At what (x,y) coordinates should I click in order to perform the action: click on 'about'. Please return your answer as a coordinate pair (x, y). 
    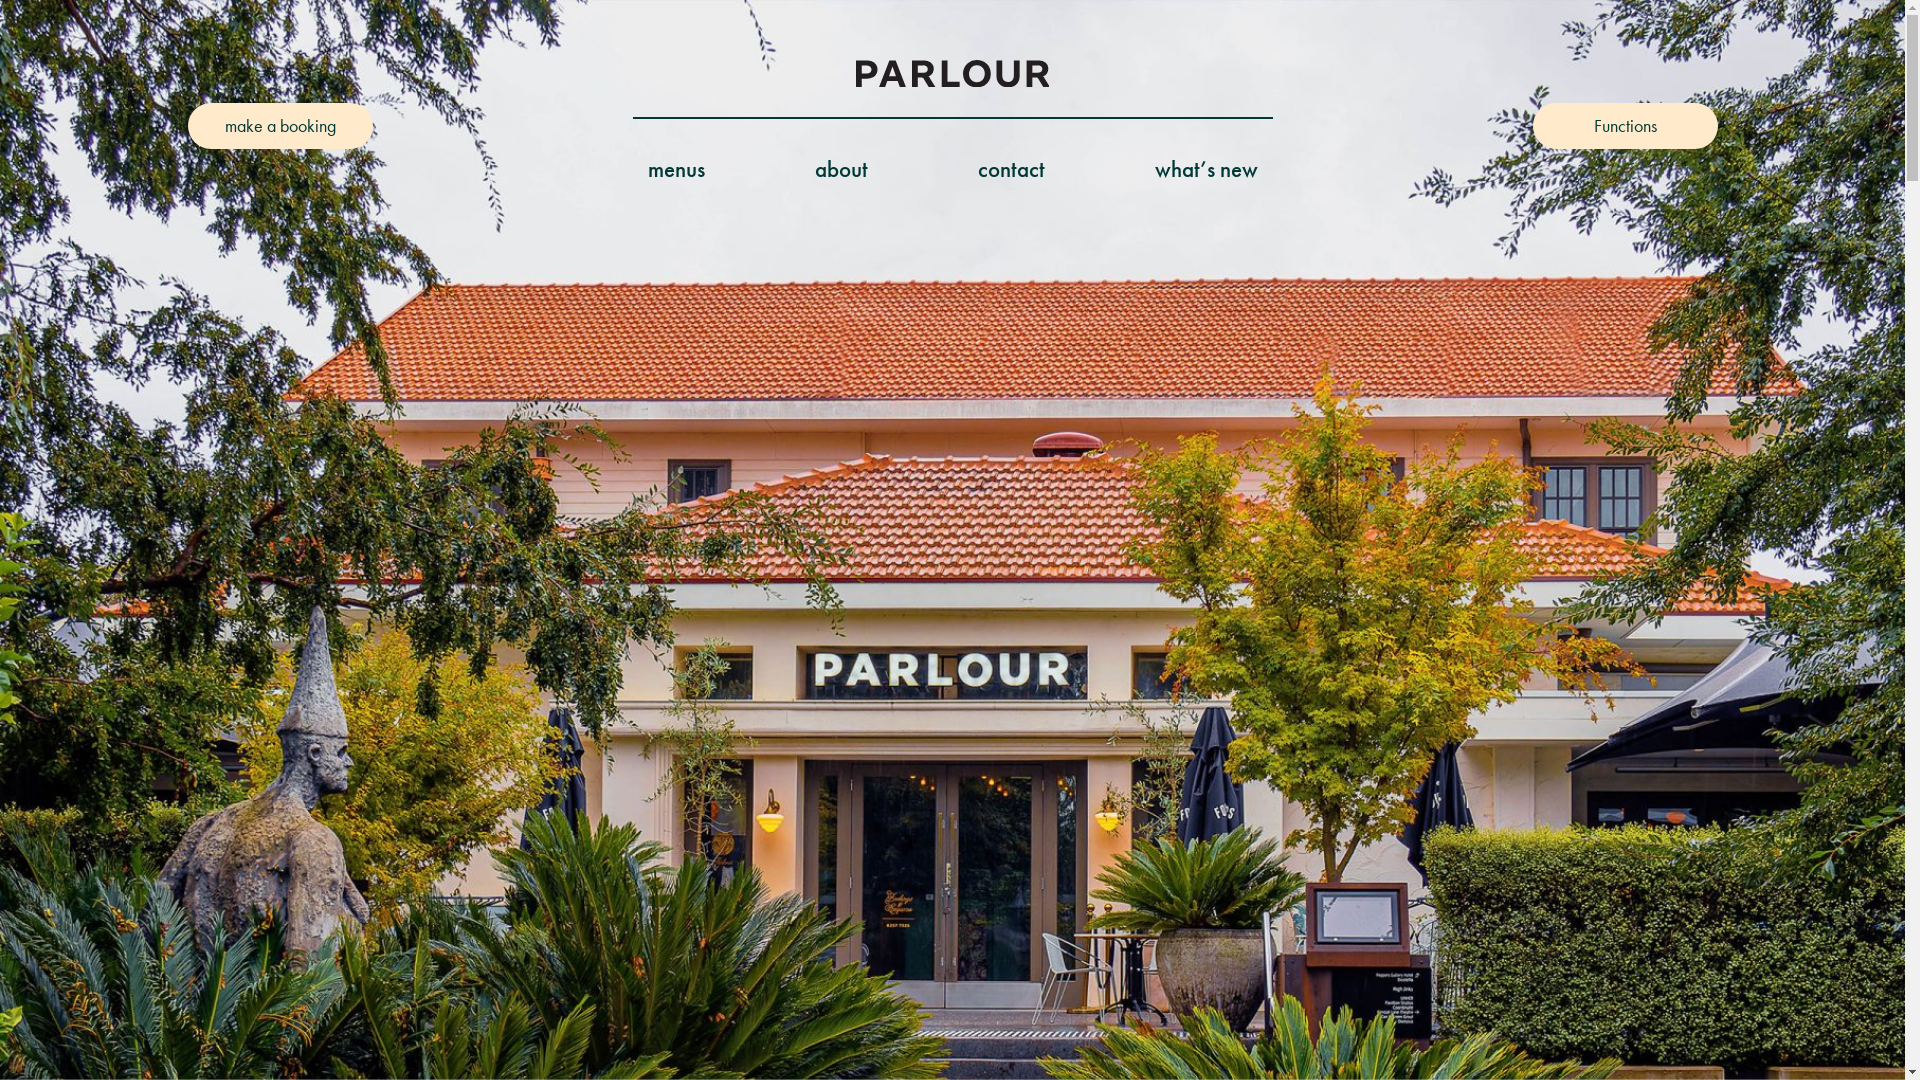
    Looking at the image, I should click on (814, 169).